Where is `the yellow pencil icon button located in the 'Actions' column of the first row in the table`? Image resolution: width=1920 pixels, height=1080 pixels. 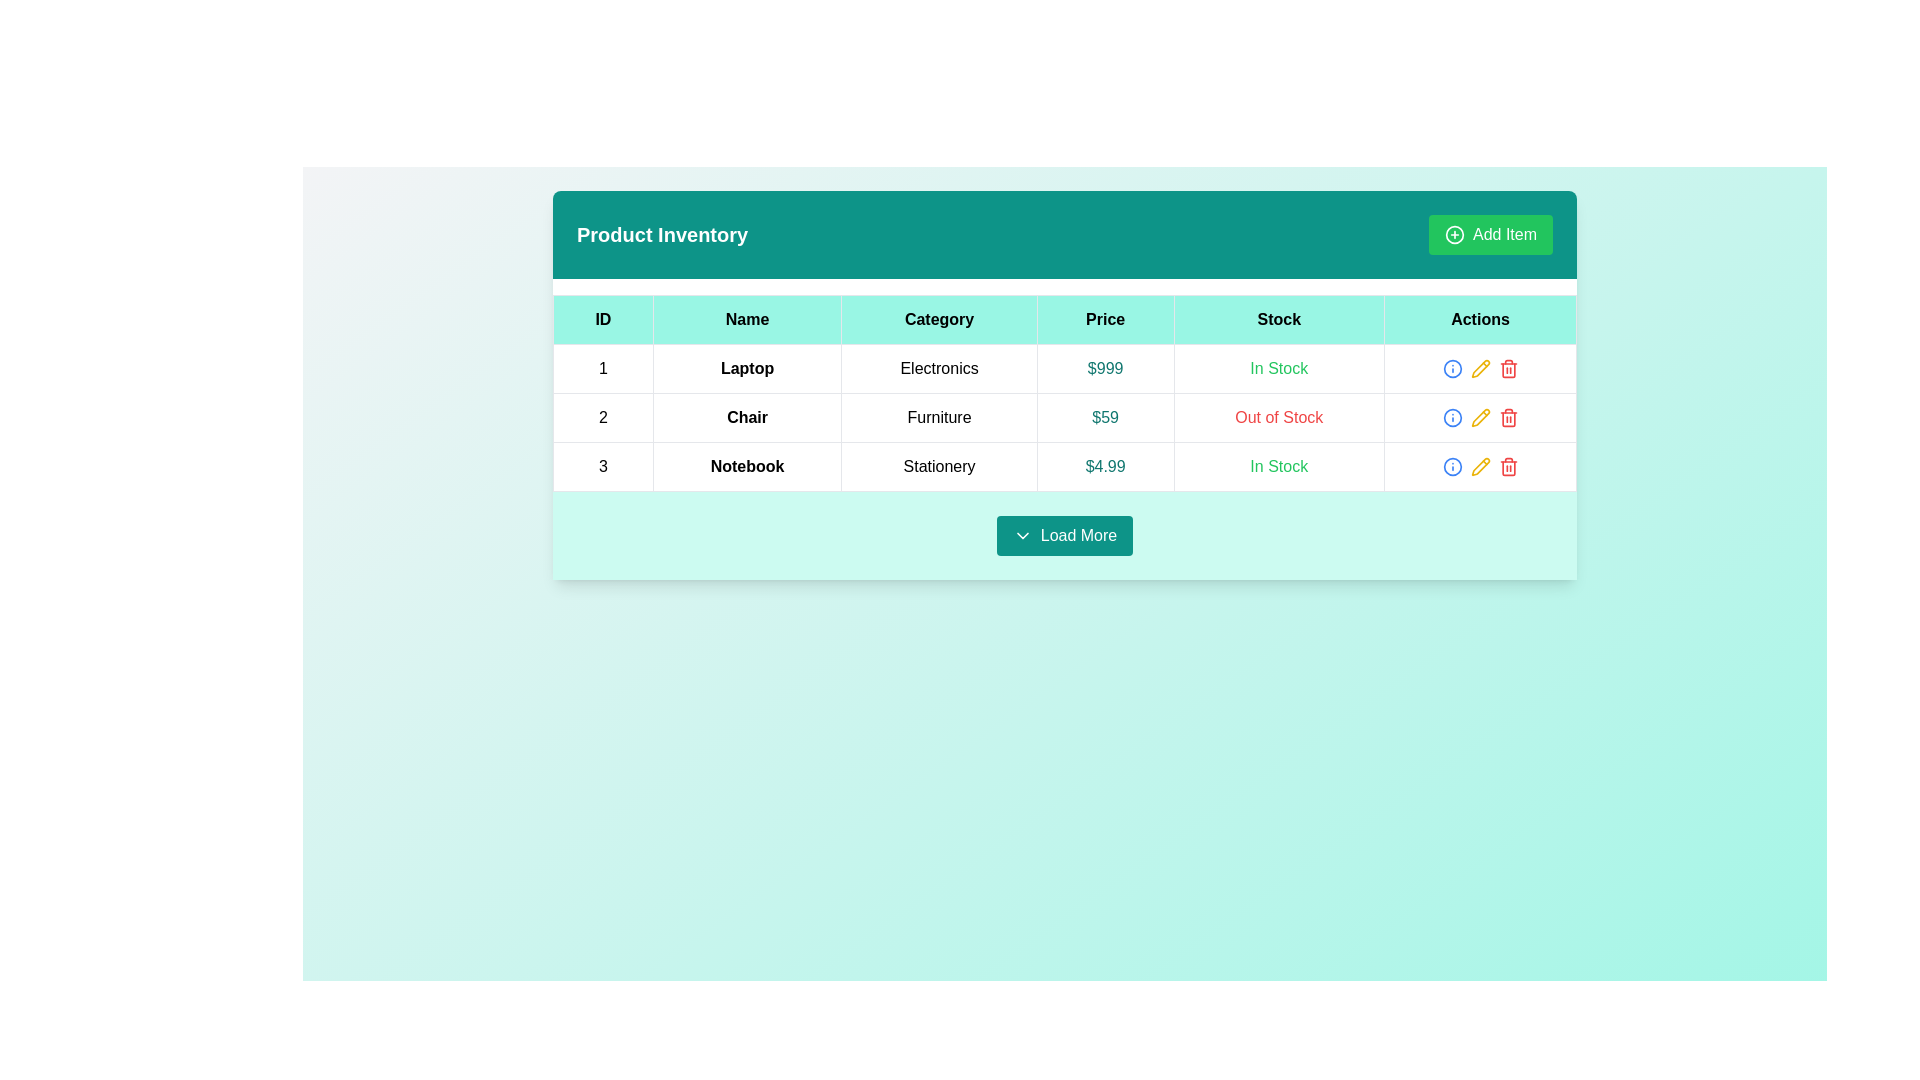
the yellow pencil icon button located in the 'Actions' column of the first row in the table is located at coordinates (1480, 369).